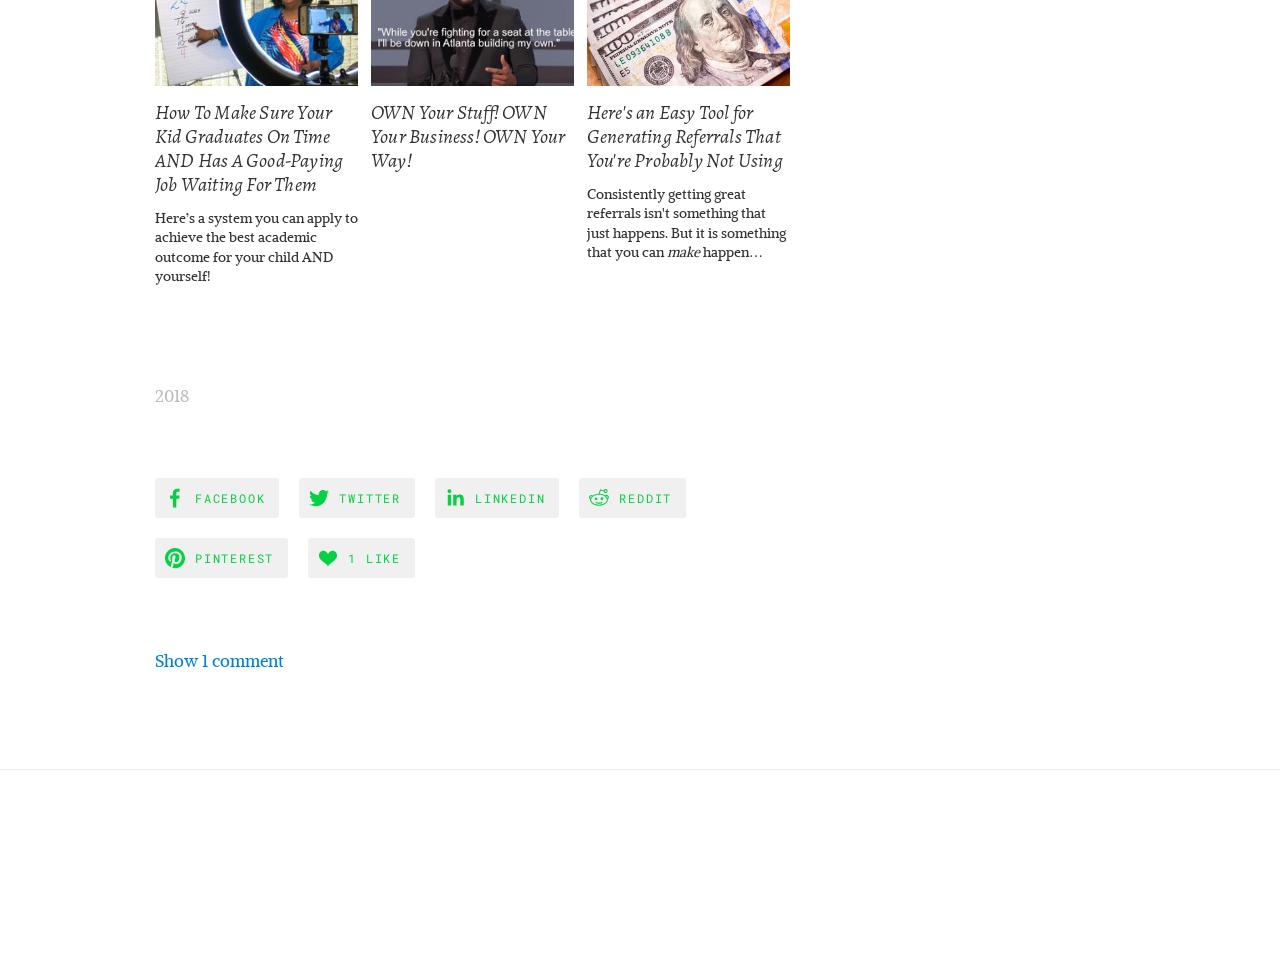 This screenshot has height=955, width=1280. What do you see at coordinates (194, 558) in the screenshot?
I see `'Pinterest'` at bounding box center [194, 558].